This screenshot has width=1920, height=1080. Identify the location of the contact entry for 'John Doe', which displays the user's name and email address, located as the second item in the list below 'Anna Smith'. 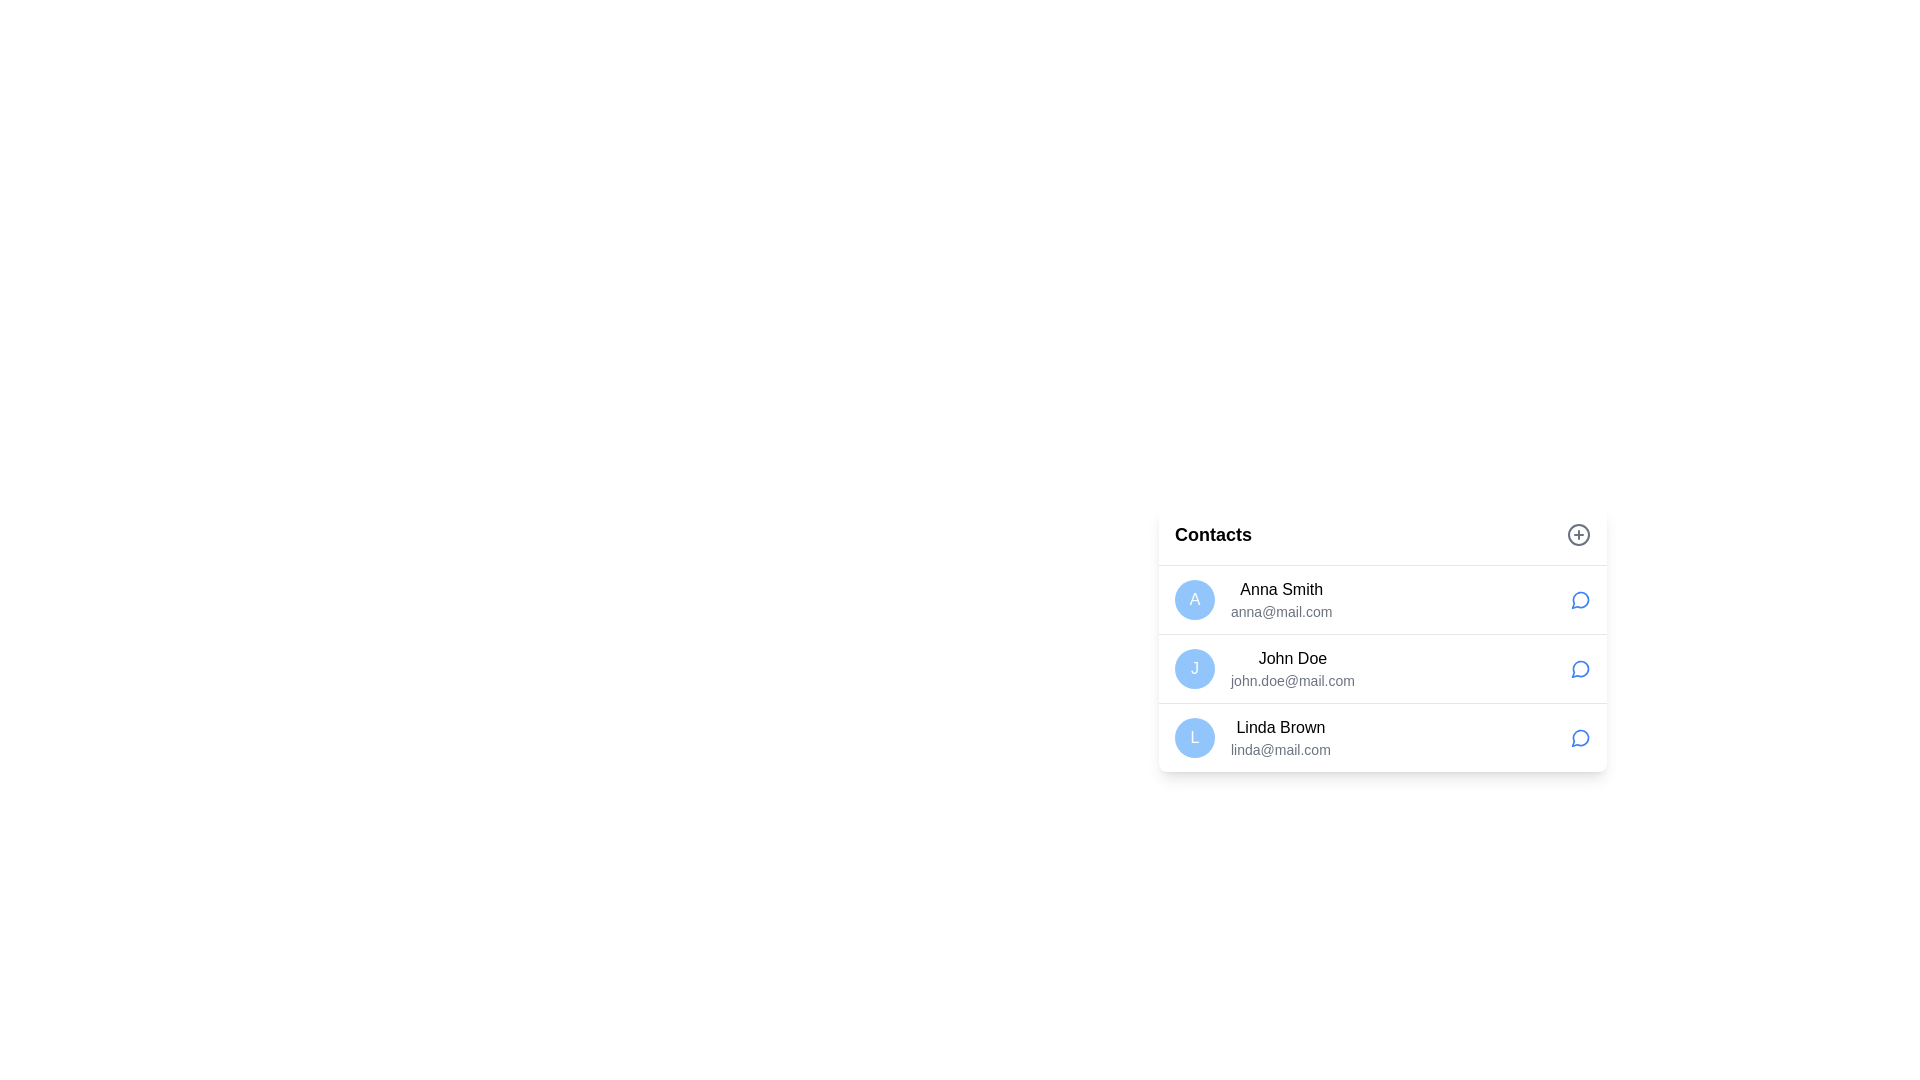
(1263, 668).